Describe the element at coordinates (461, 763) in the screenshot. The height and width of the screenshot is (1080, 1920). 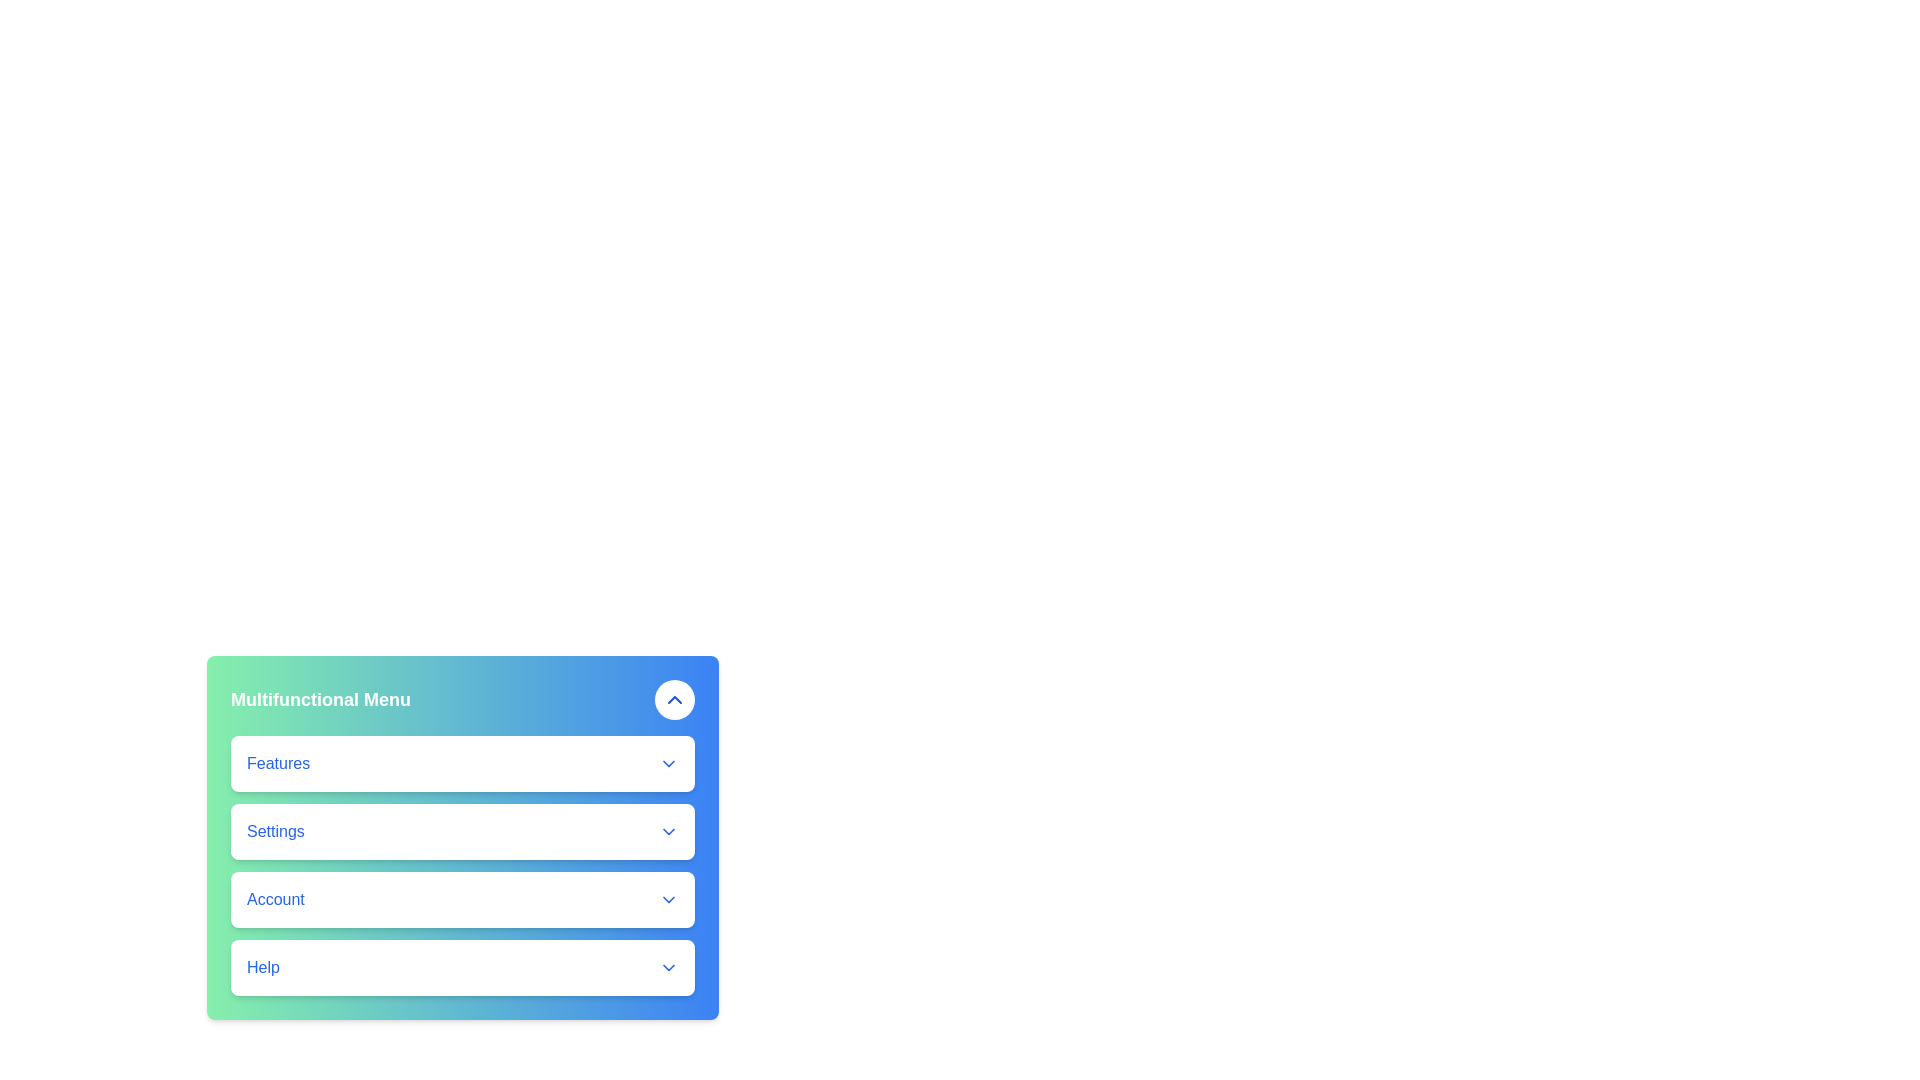
I see `the 'Features' dropdown menu item, which is the first item in the vertical list with a blue font and a downward chevron` at that location.